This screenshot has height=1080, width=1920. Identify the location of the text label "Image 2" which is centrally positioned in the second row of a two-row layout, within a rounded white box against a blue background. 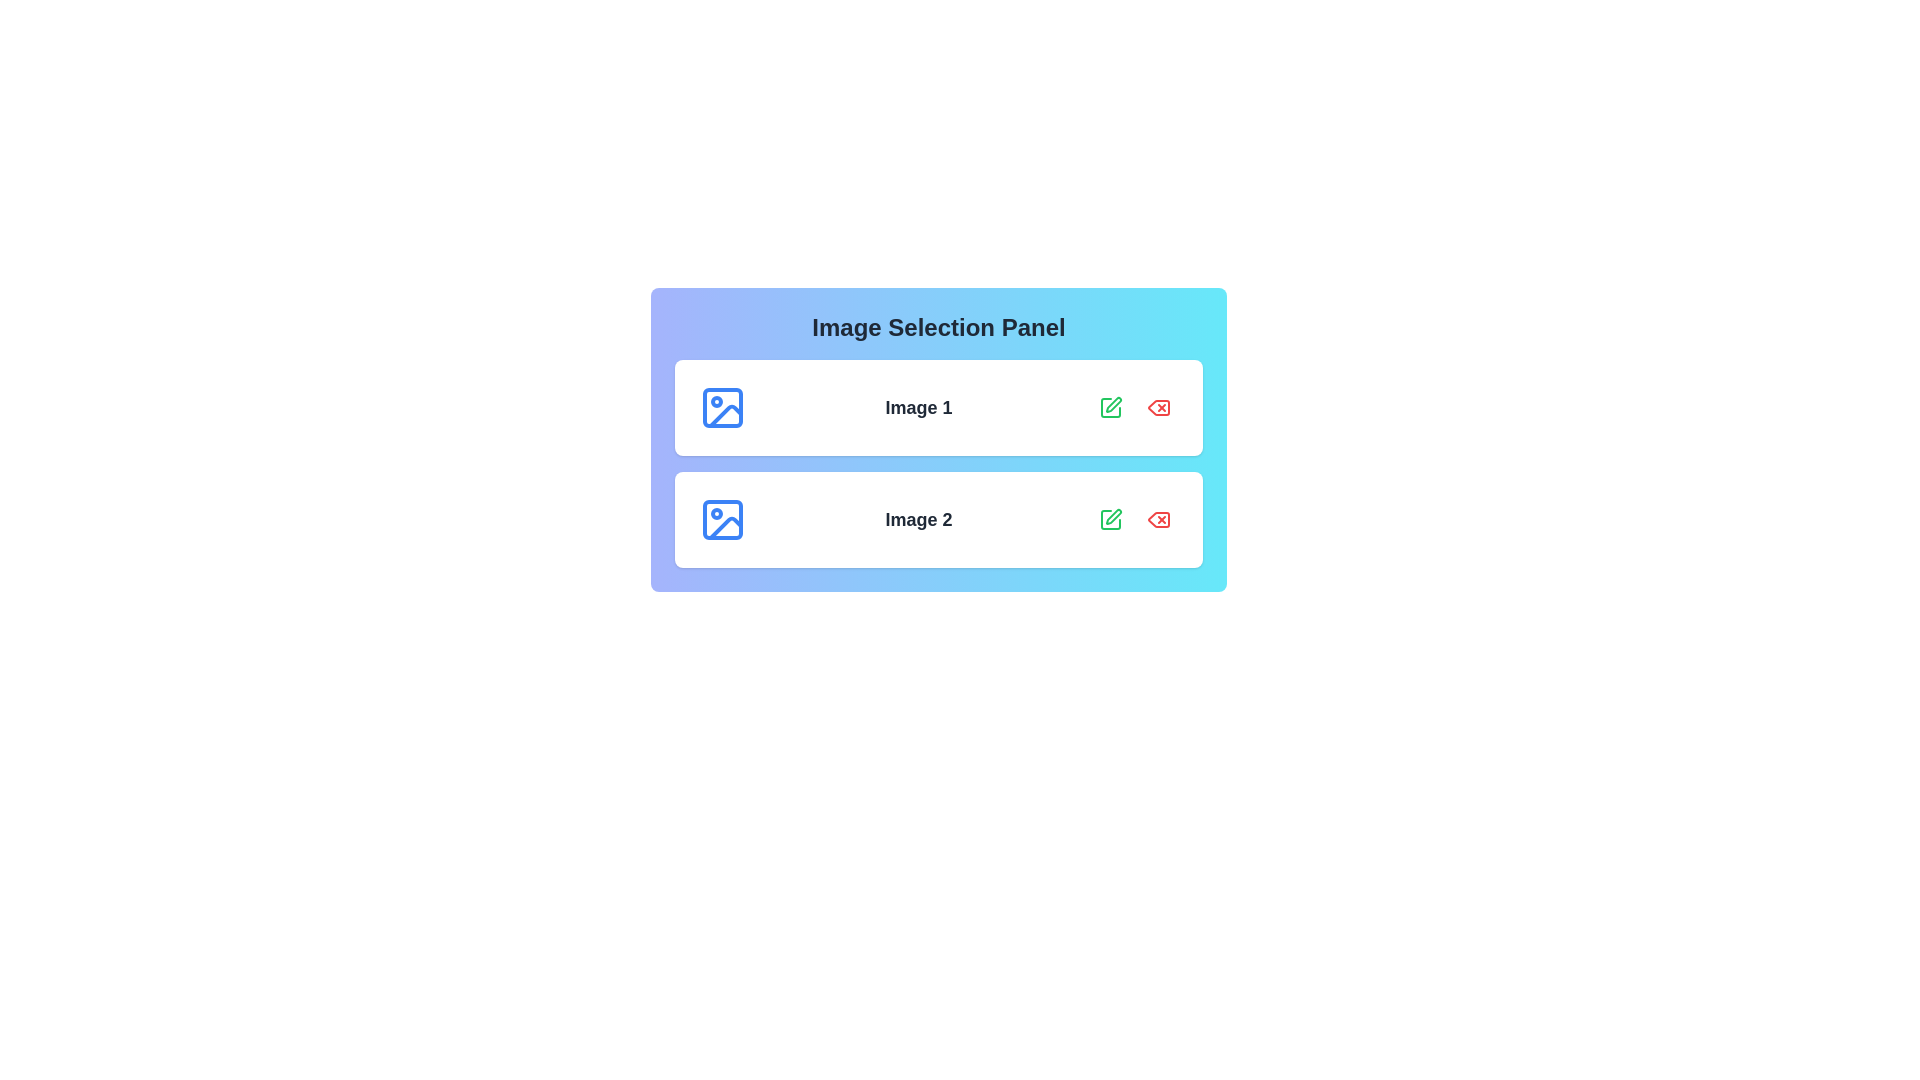
(917, 519).